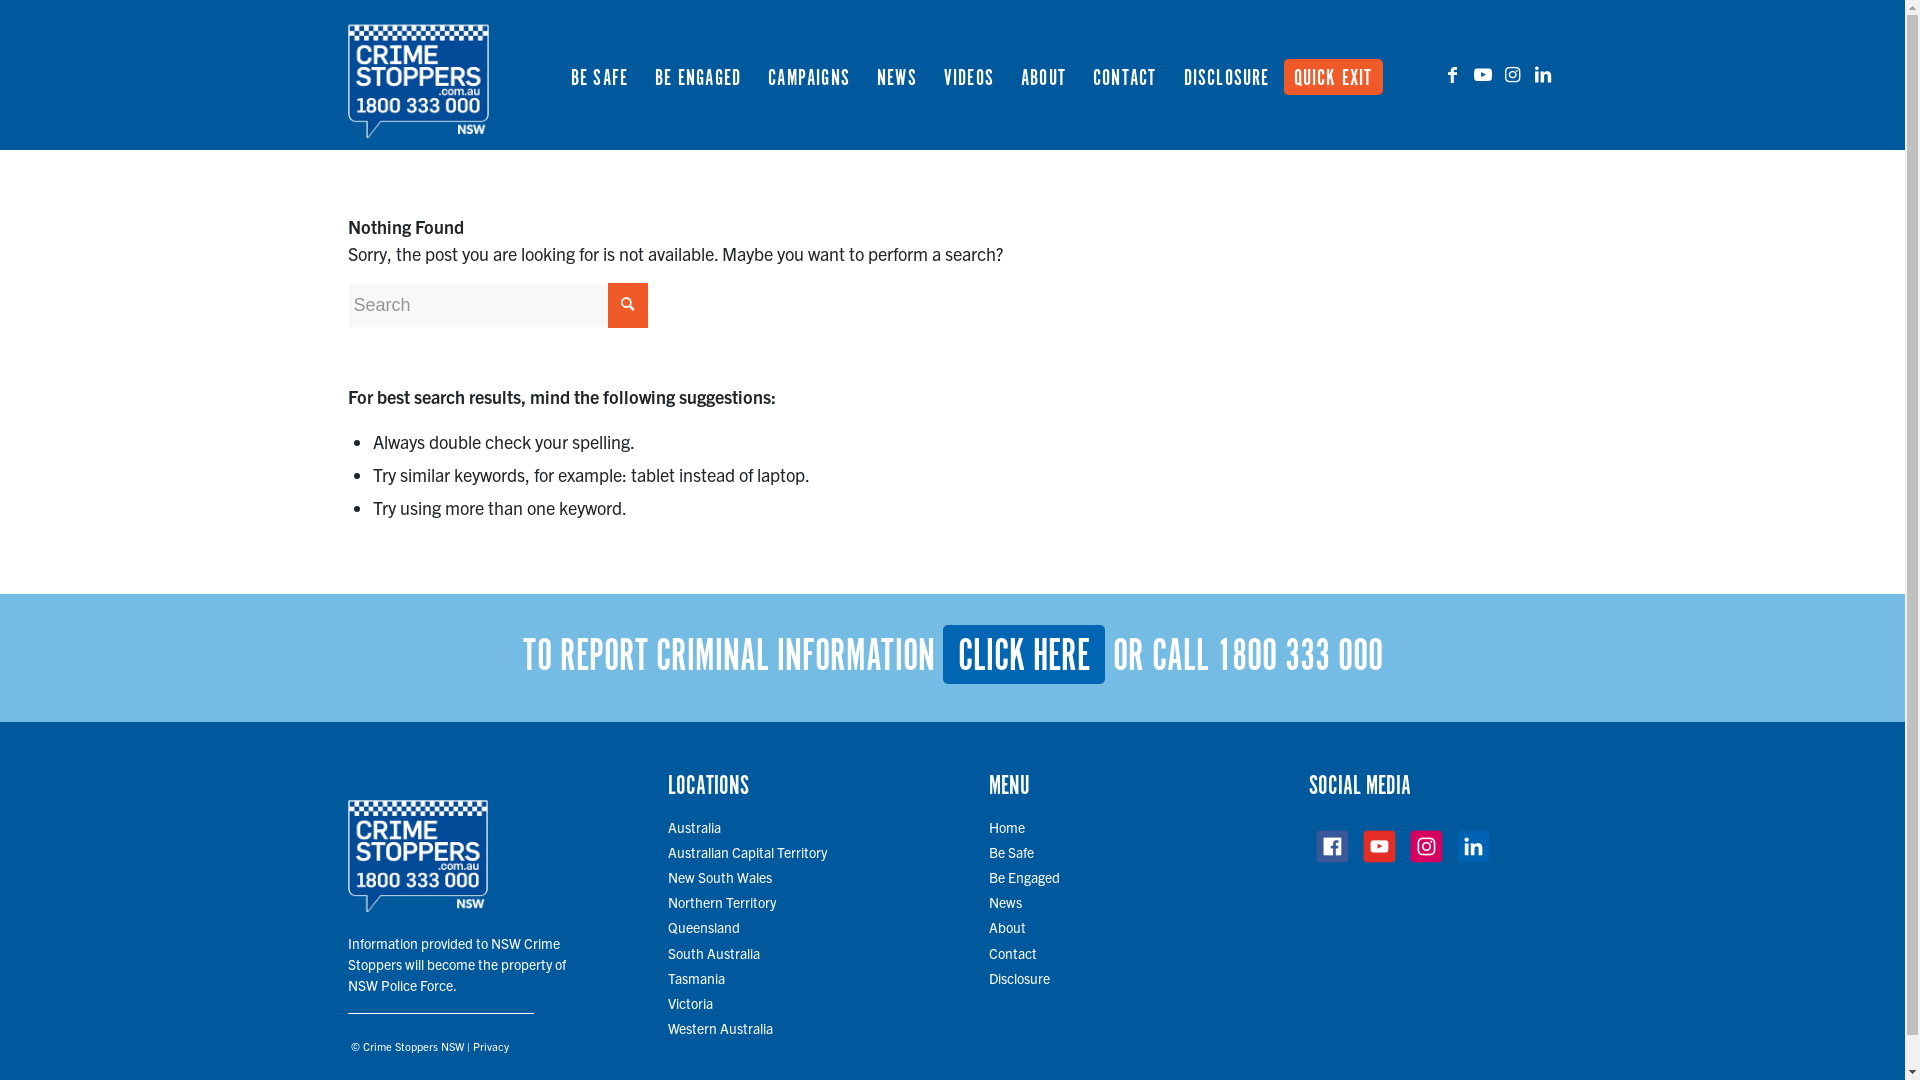 The height and width of the screenshot is (1080, 1920). What do you see at coordinates (694, 826) in the screenshot?
I see `'Australia'` at bounding box center [694, 826].